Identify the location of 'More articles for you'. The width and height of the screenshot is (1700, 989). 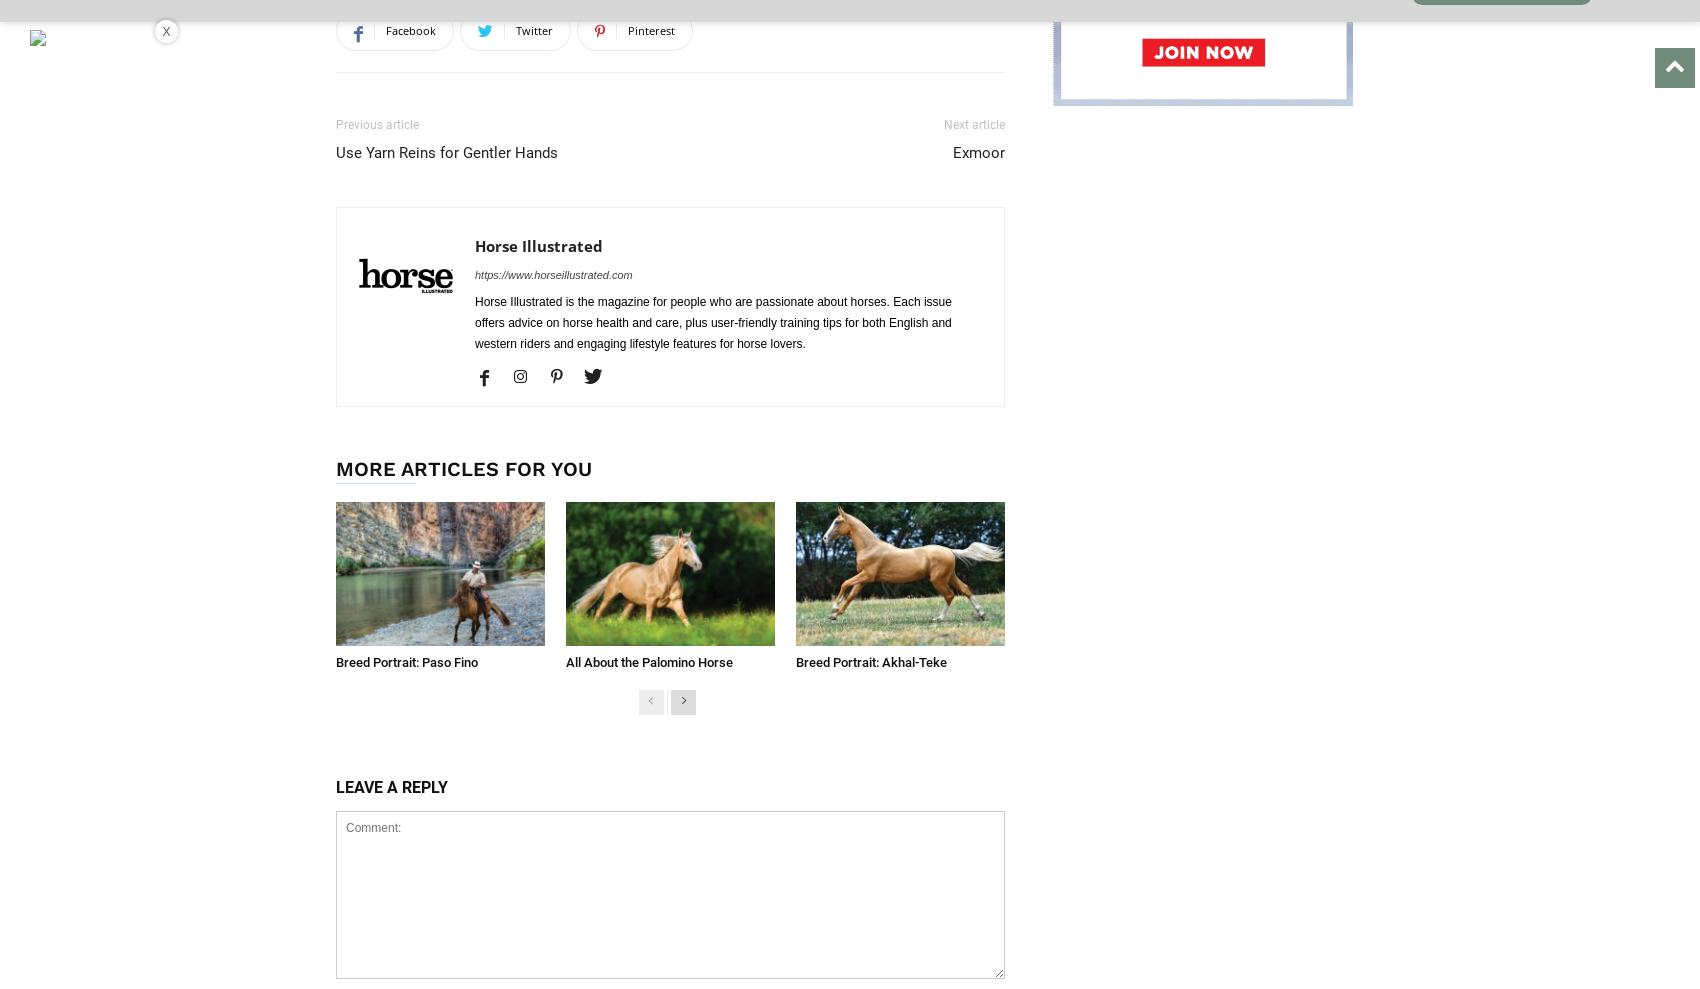
(463, 467).